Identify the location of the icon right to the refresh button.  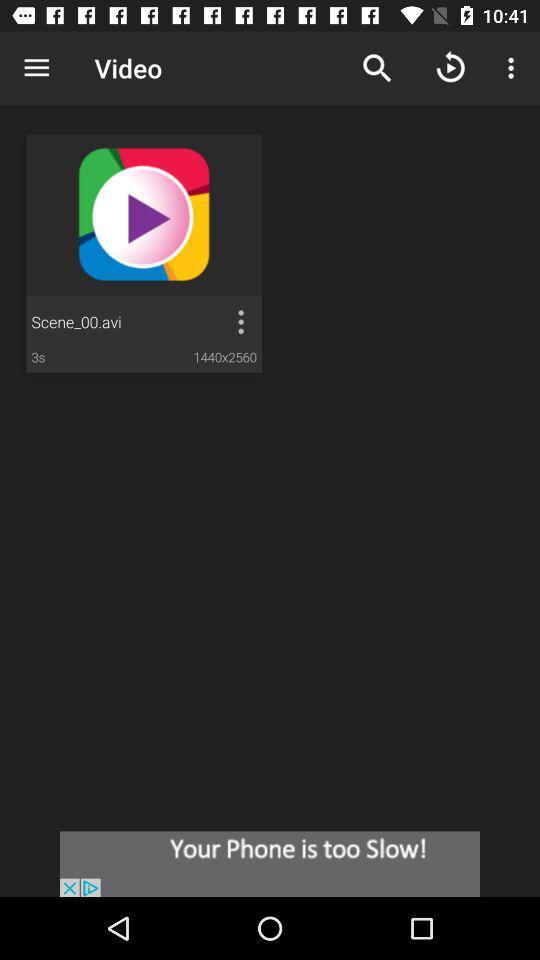
(514, 68).